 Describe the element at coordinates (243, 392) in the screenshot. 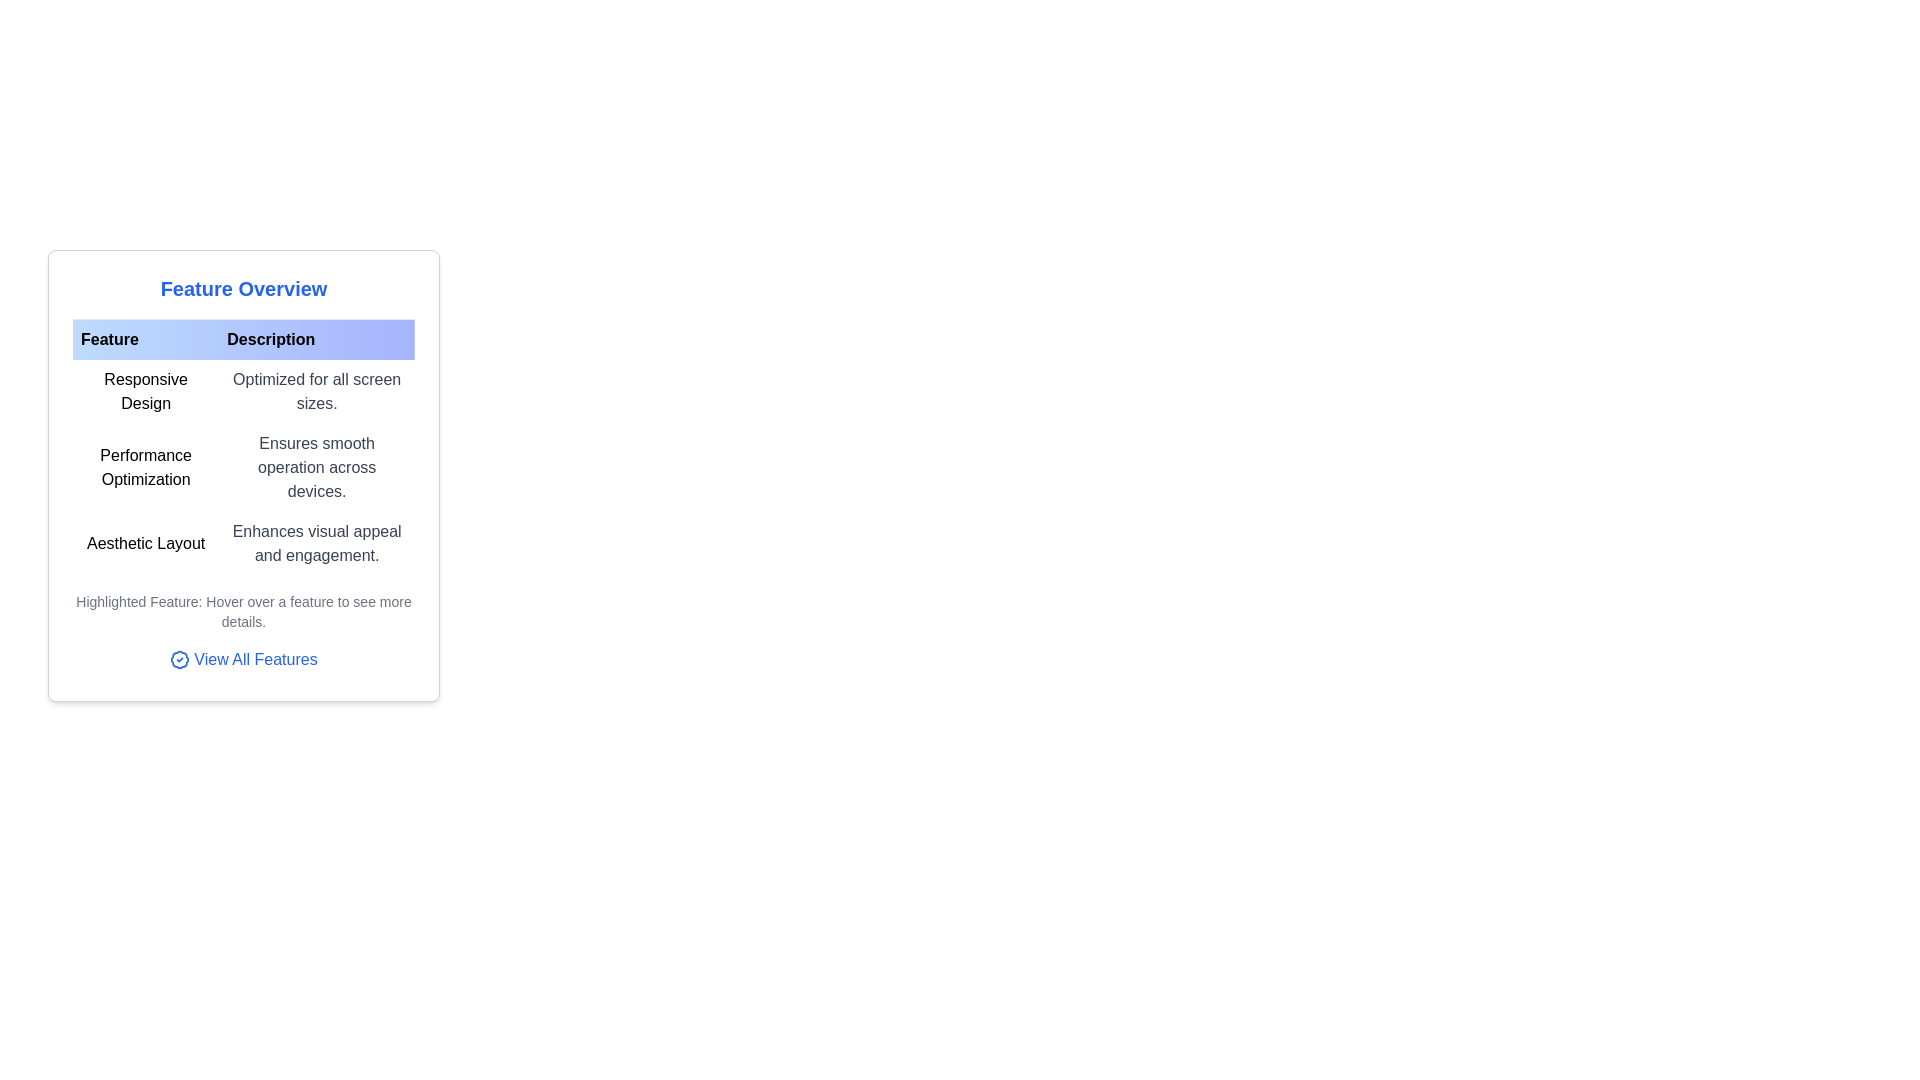

I see `the descriptive text pair for 'Responsive Design' located in the first row of the 'Feature Overview' table` at that location.